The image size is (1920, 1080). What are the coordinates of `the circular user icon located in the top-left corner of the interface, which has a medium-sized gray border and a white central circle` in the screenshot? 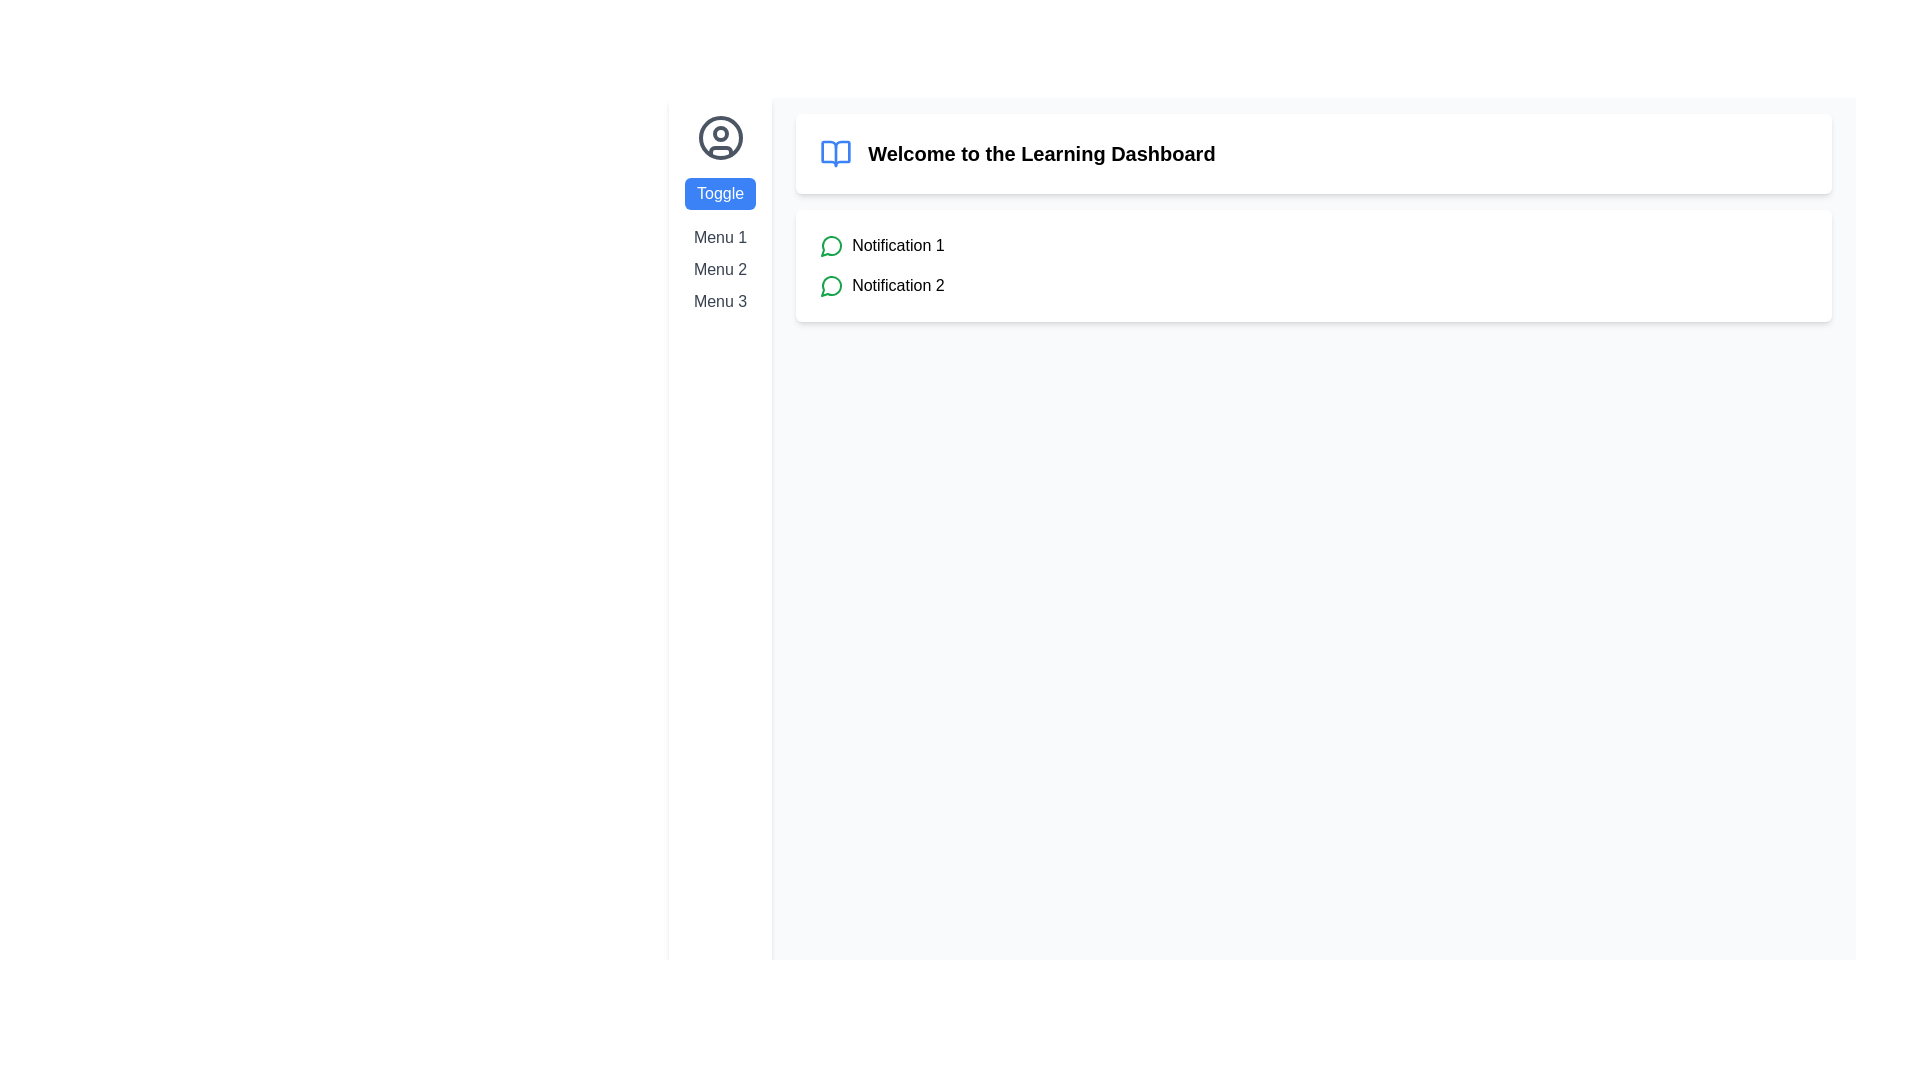 It's located at (720, 137).